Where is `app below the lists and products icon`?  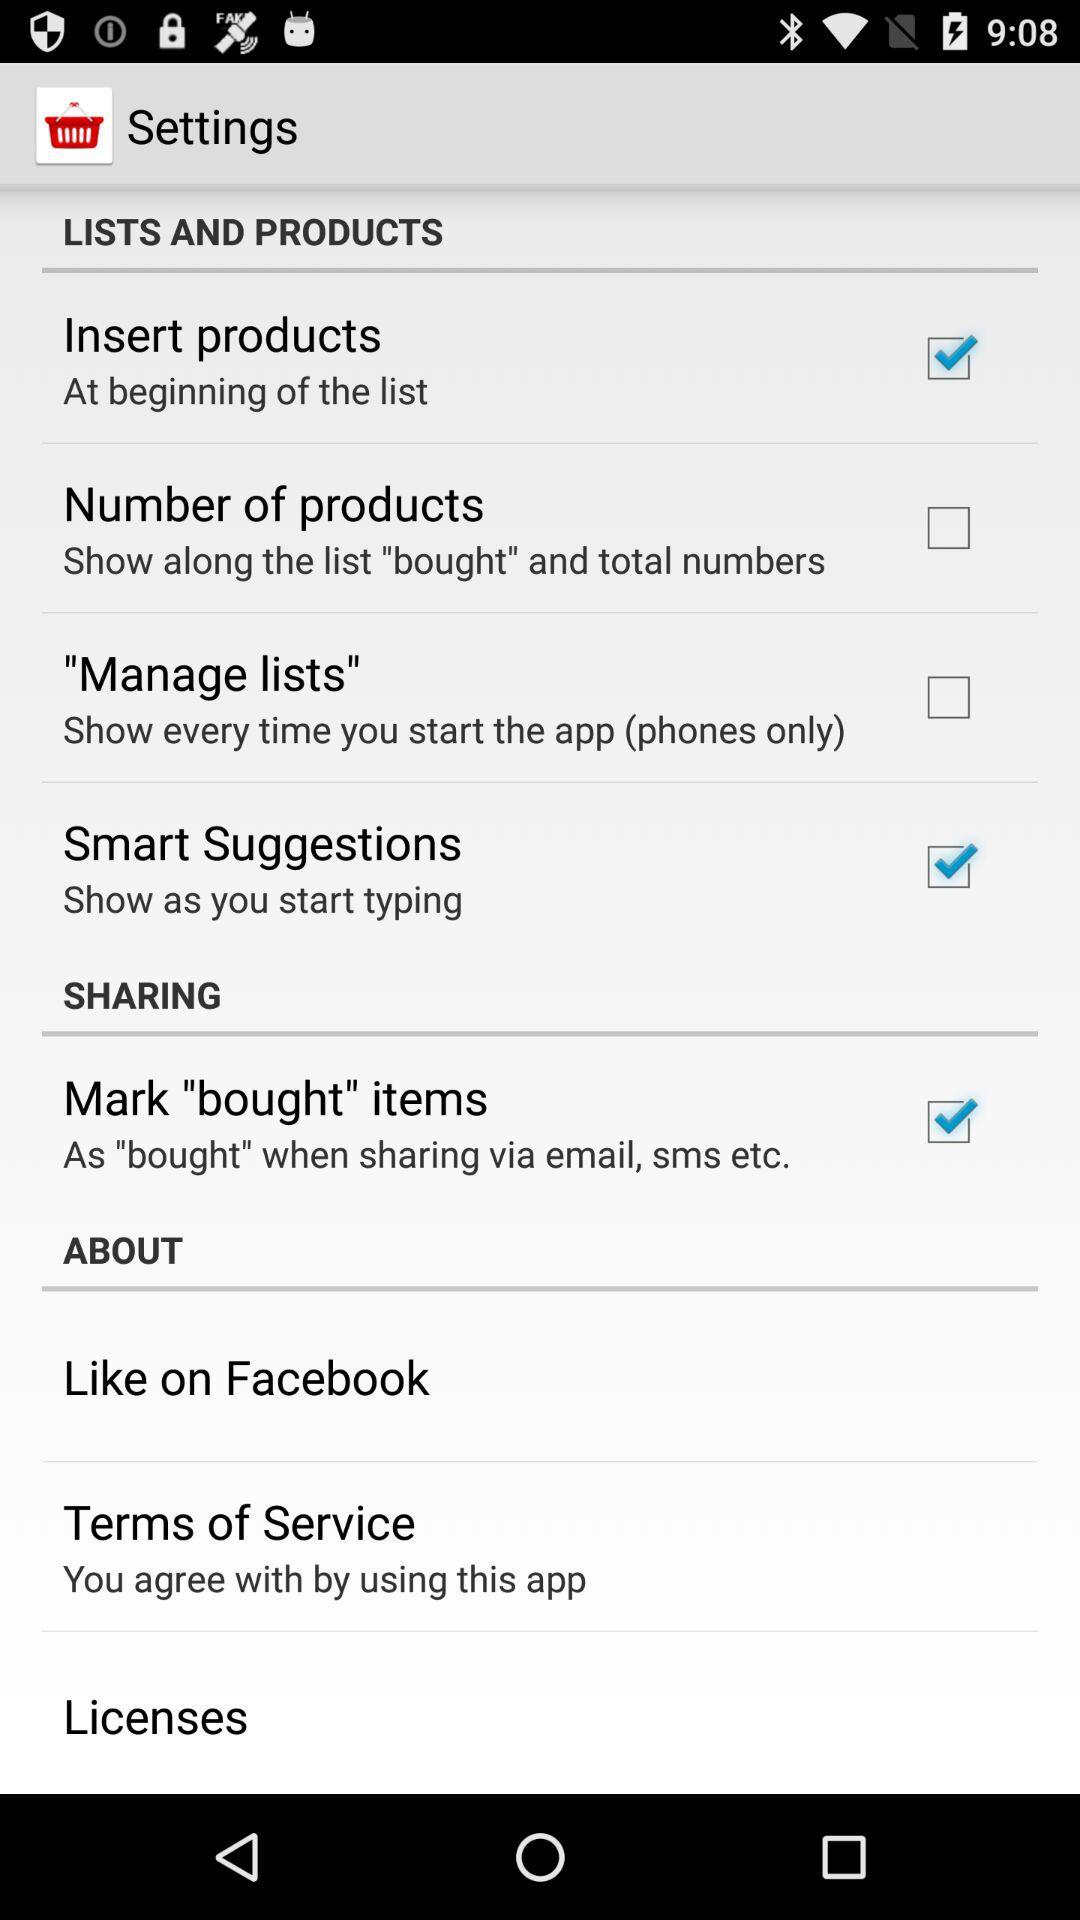
app below the lists and products icon is located at coordinates (222, 333).